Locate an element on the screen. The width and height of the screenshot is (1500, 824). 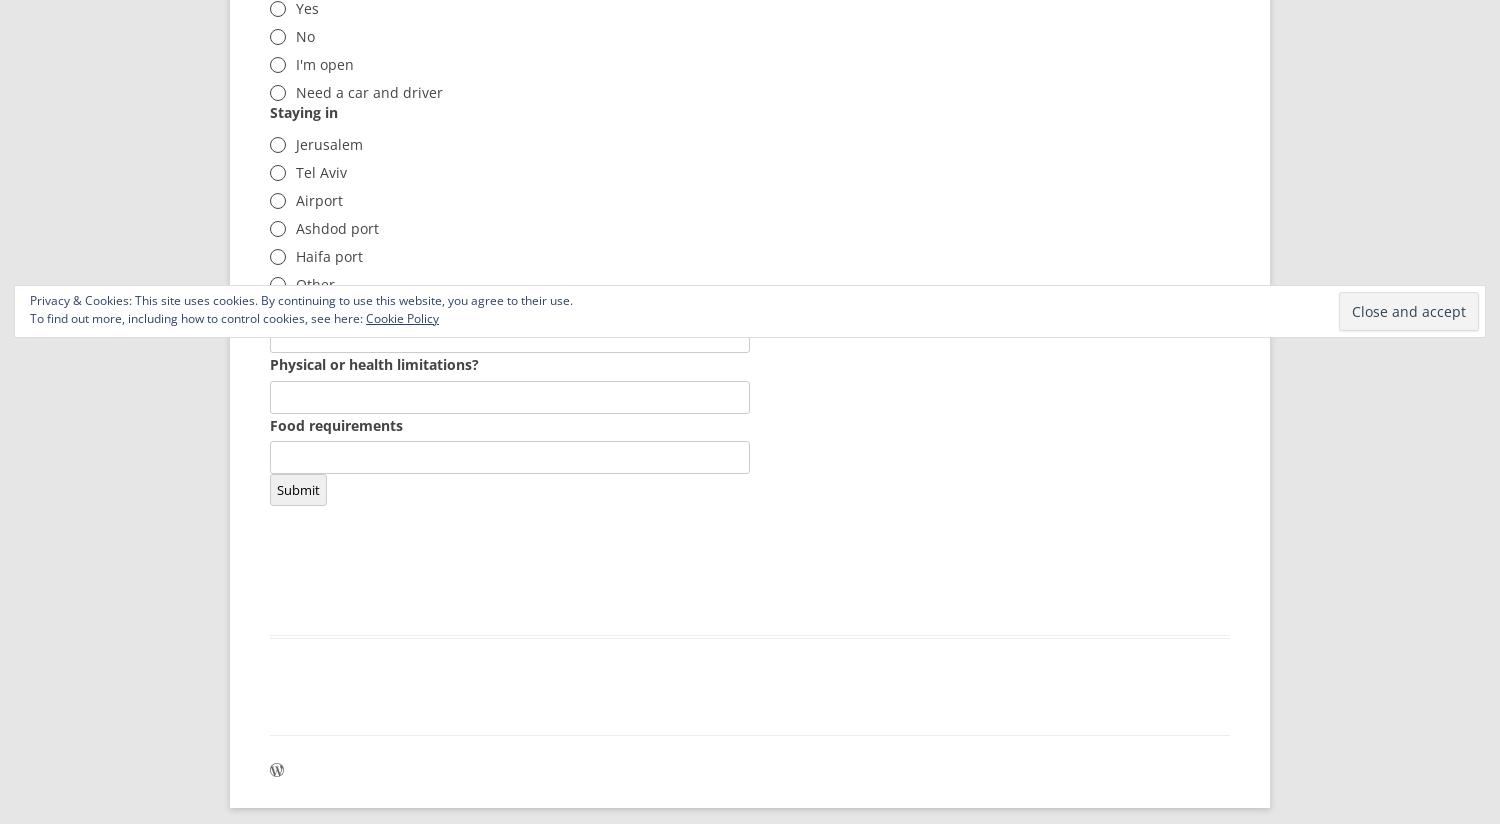
'Physical or health limitations?' is located at coordinates (270, 363).